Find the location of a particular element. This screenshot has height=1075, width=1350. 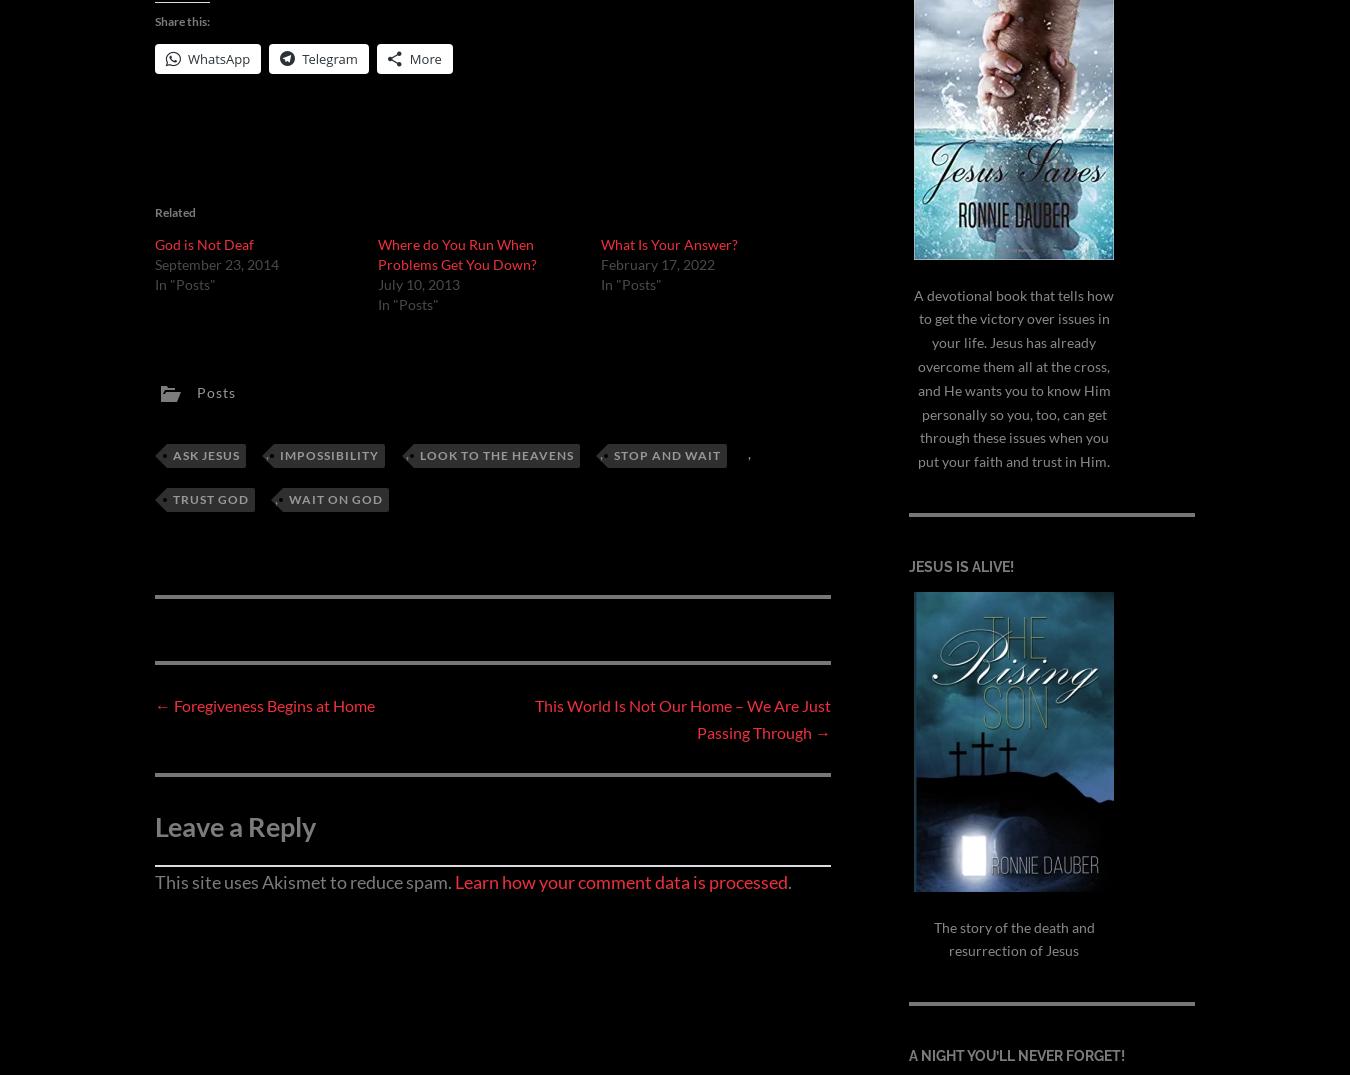

'Jesus is alive!' is located at coordinates (960, 566).